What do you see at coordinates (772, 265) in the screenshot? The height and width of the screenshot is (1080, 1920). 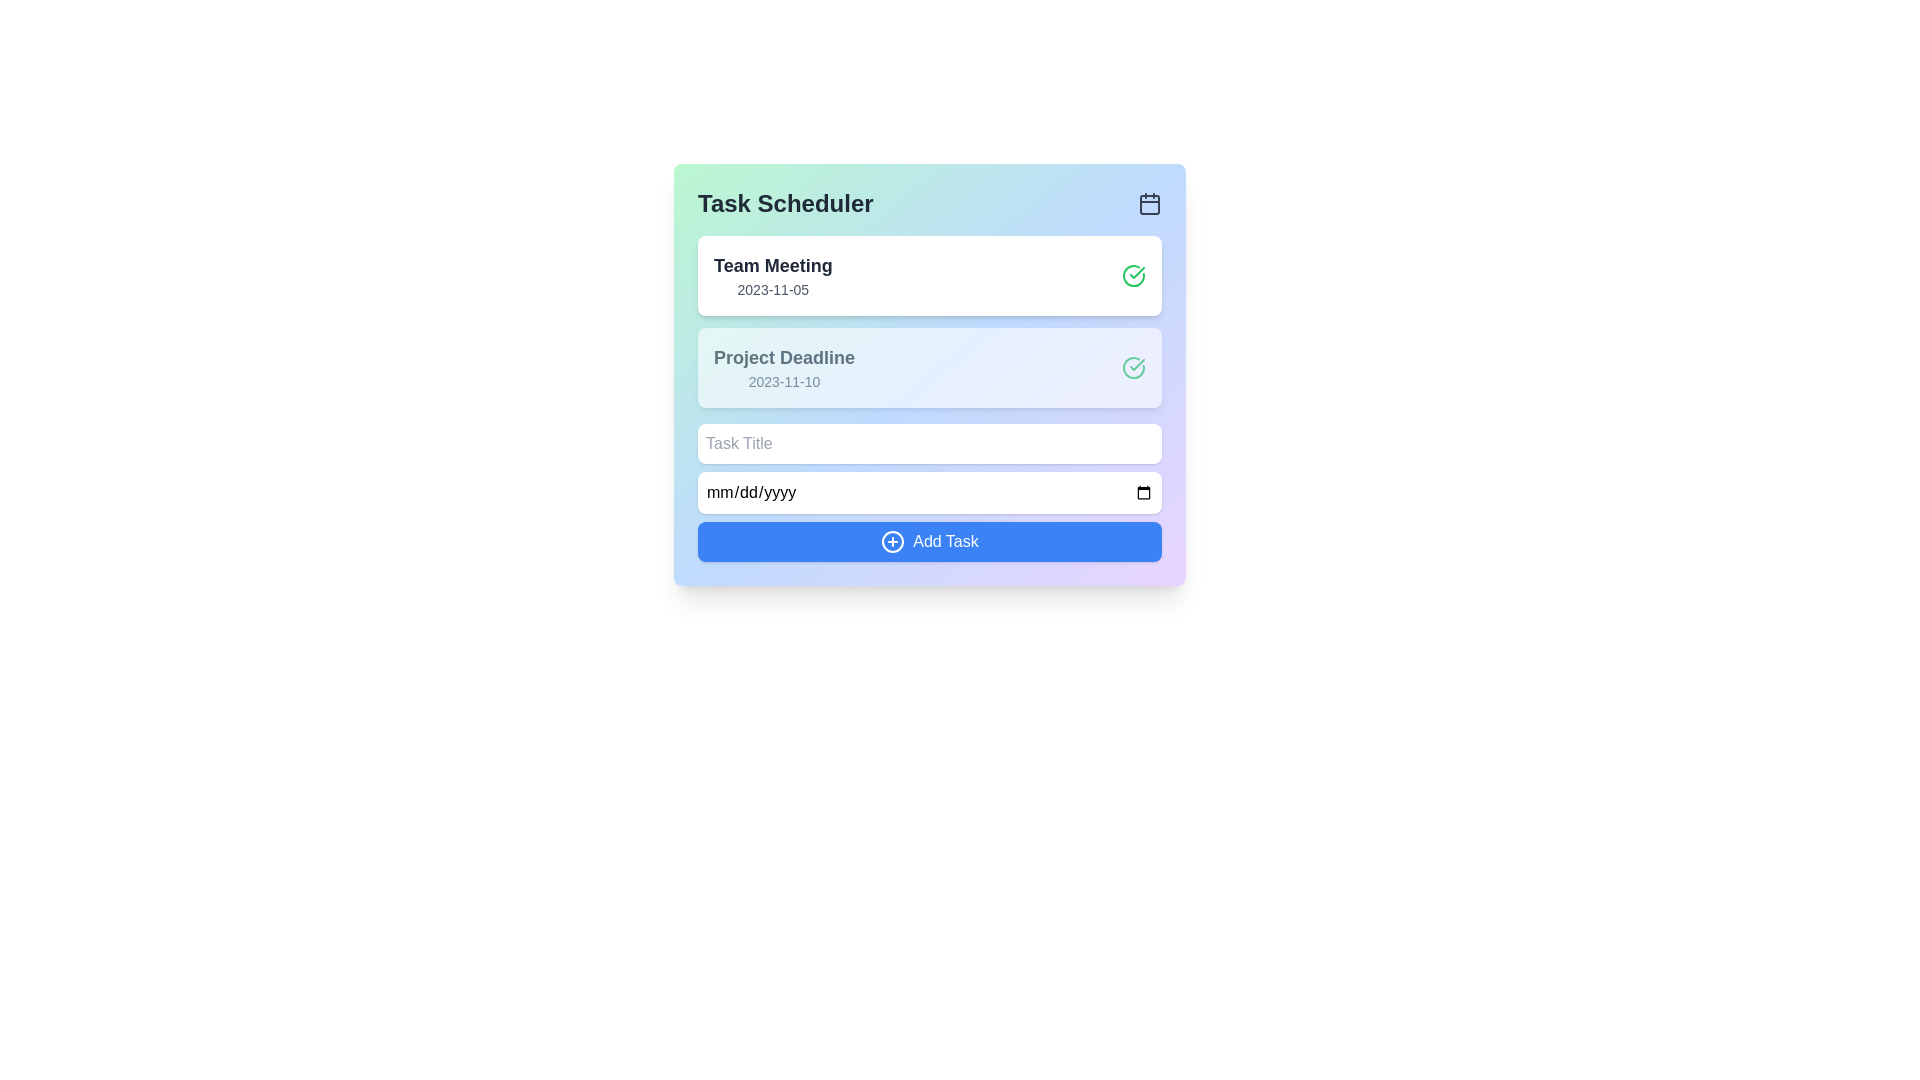 I see `the static text label that serves as the title or label of a task, located at the top of the main content area above the date '2023-11-05'` at bounding box center [772, 265].